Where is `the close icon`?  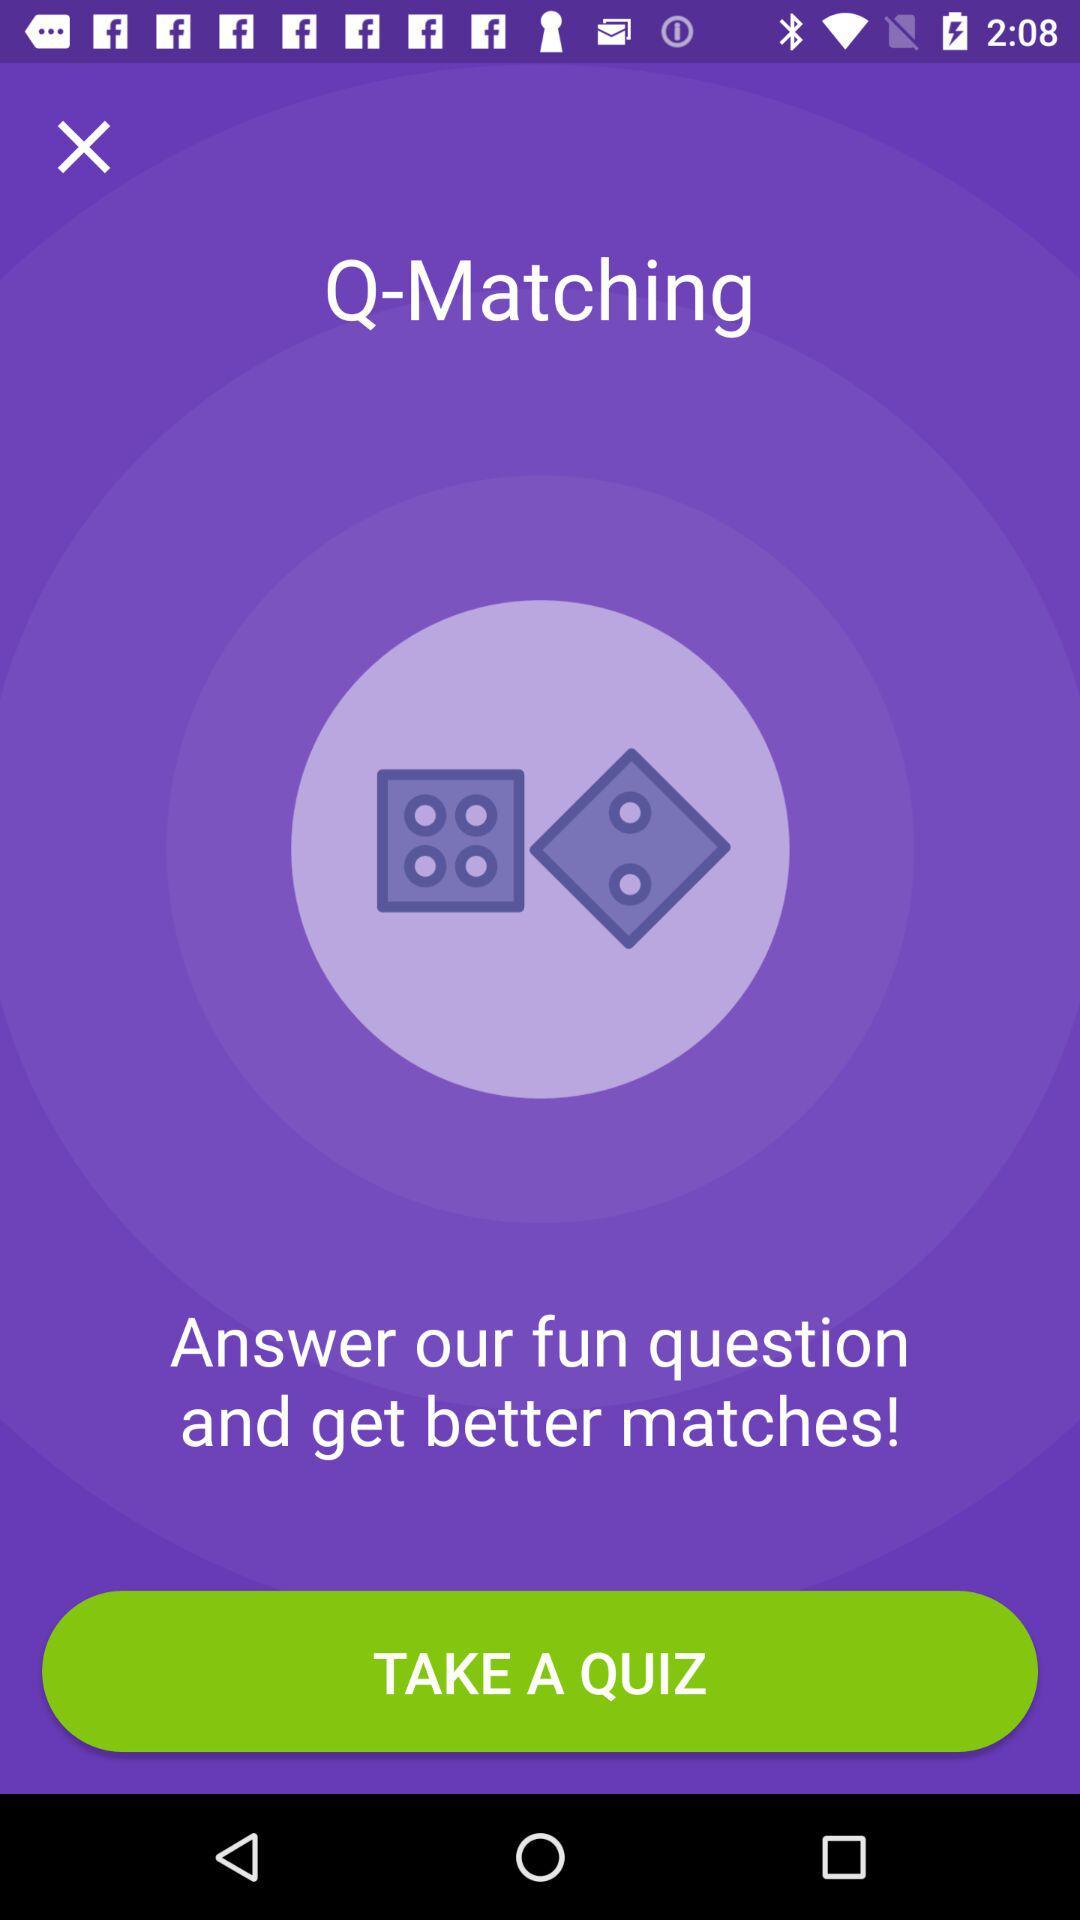 the close icon is located at coordinates (83, 146).